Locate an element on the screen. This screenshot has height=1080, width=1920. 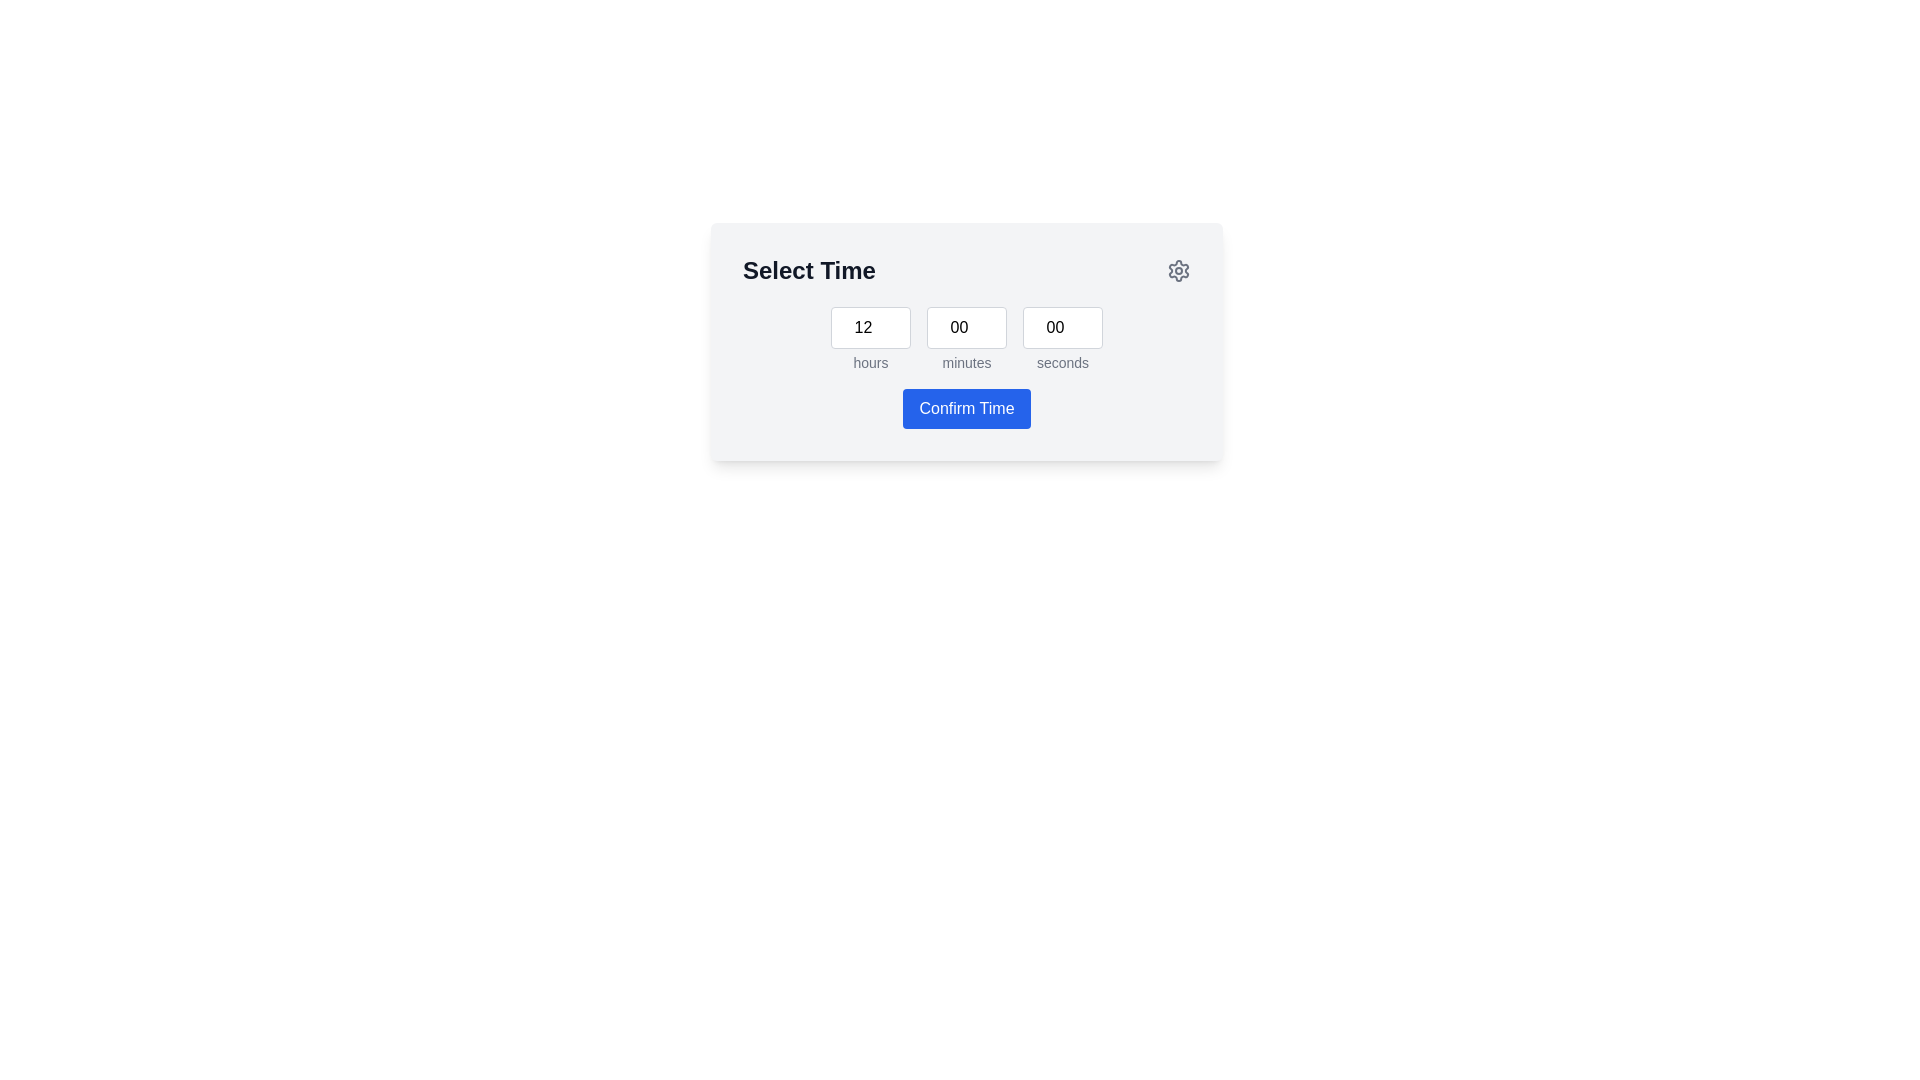
the Text label indicating that the associated input field is for entering seconds, located below the seconds input field in the time input fields arrangement is located at coordinates (1061, 338).